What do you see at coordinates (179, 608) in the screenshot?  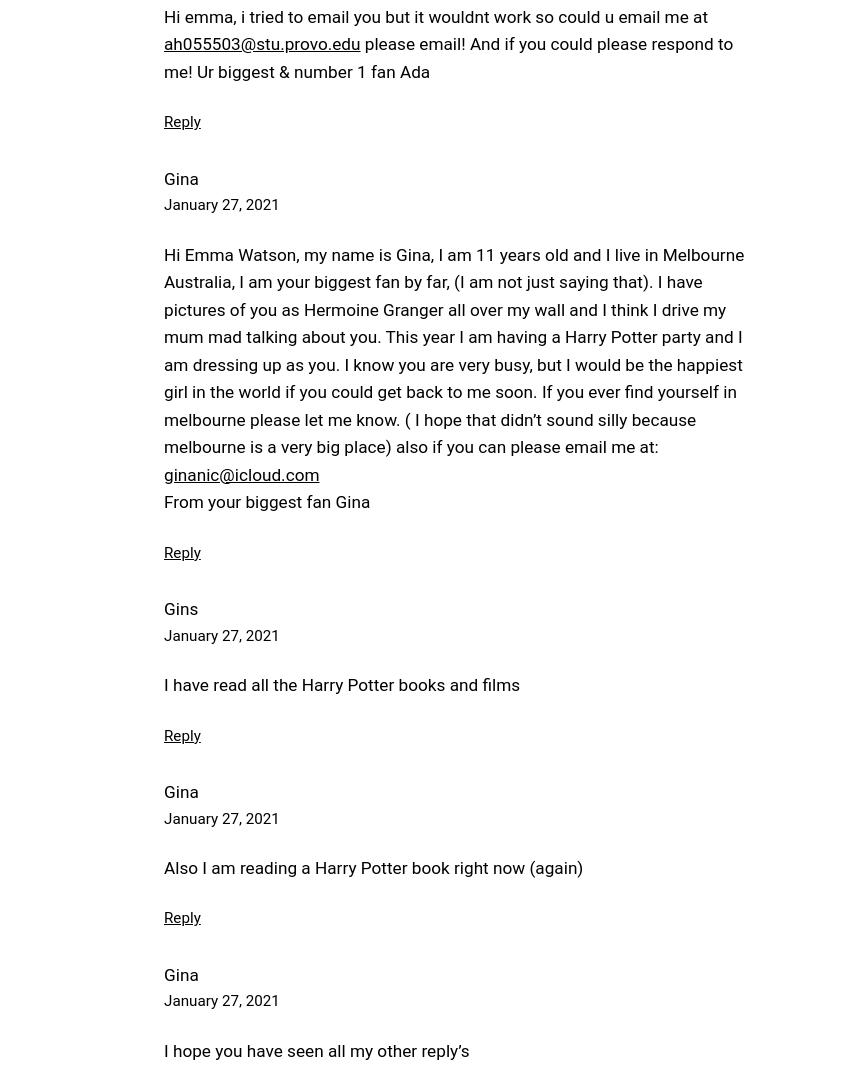 I see `'Gins'` at bounding box center [179, 608].